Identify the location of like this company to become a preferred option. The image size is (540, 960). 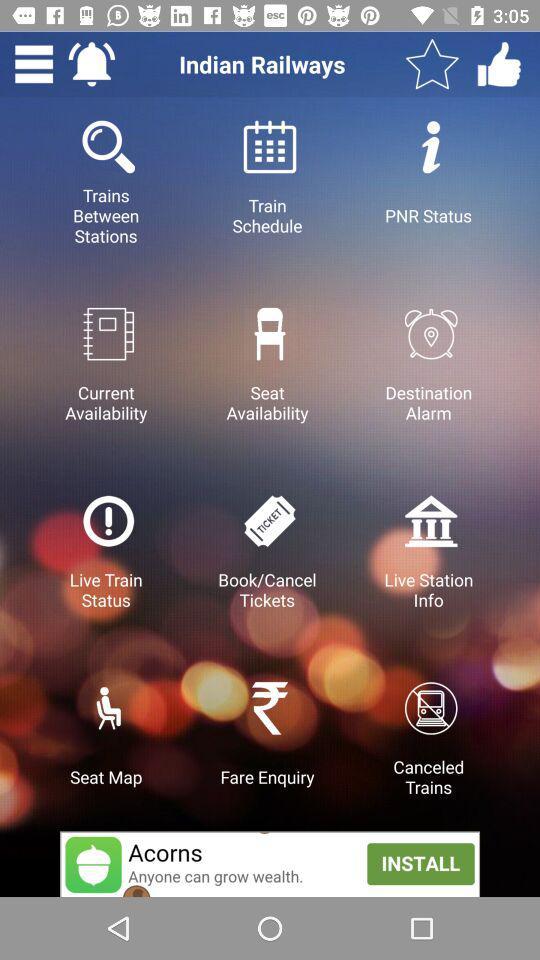
(498, 64).